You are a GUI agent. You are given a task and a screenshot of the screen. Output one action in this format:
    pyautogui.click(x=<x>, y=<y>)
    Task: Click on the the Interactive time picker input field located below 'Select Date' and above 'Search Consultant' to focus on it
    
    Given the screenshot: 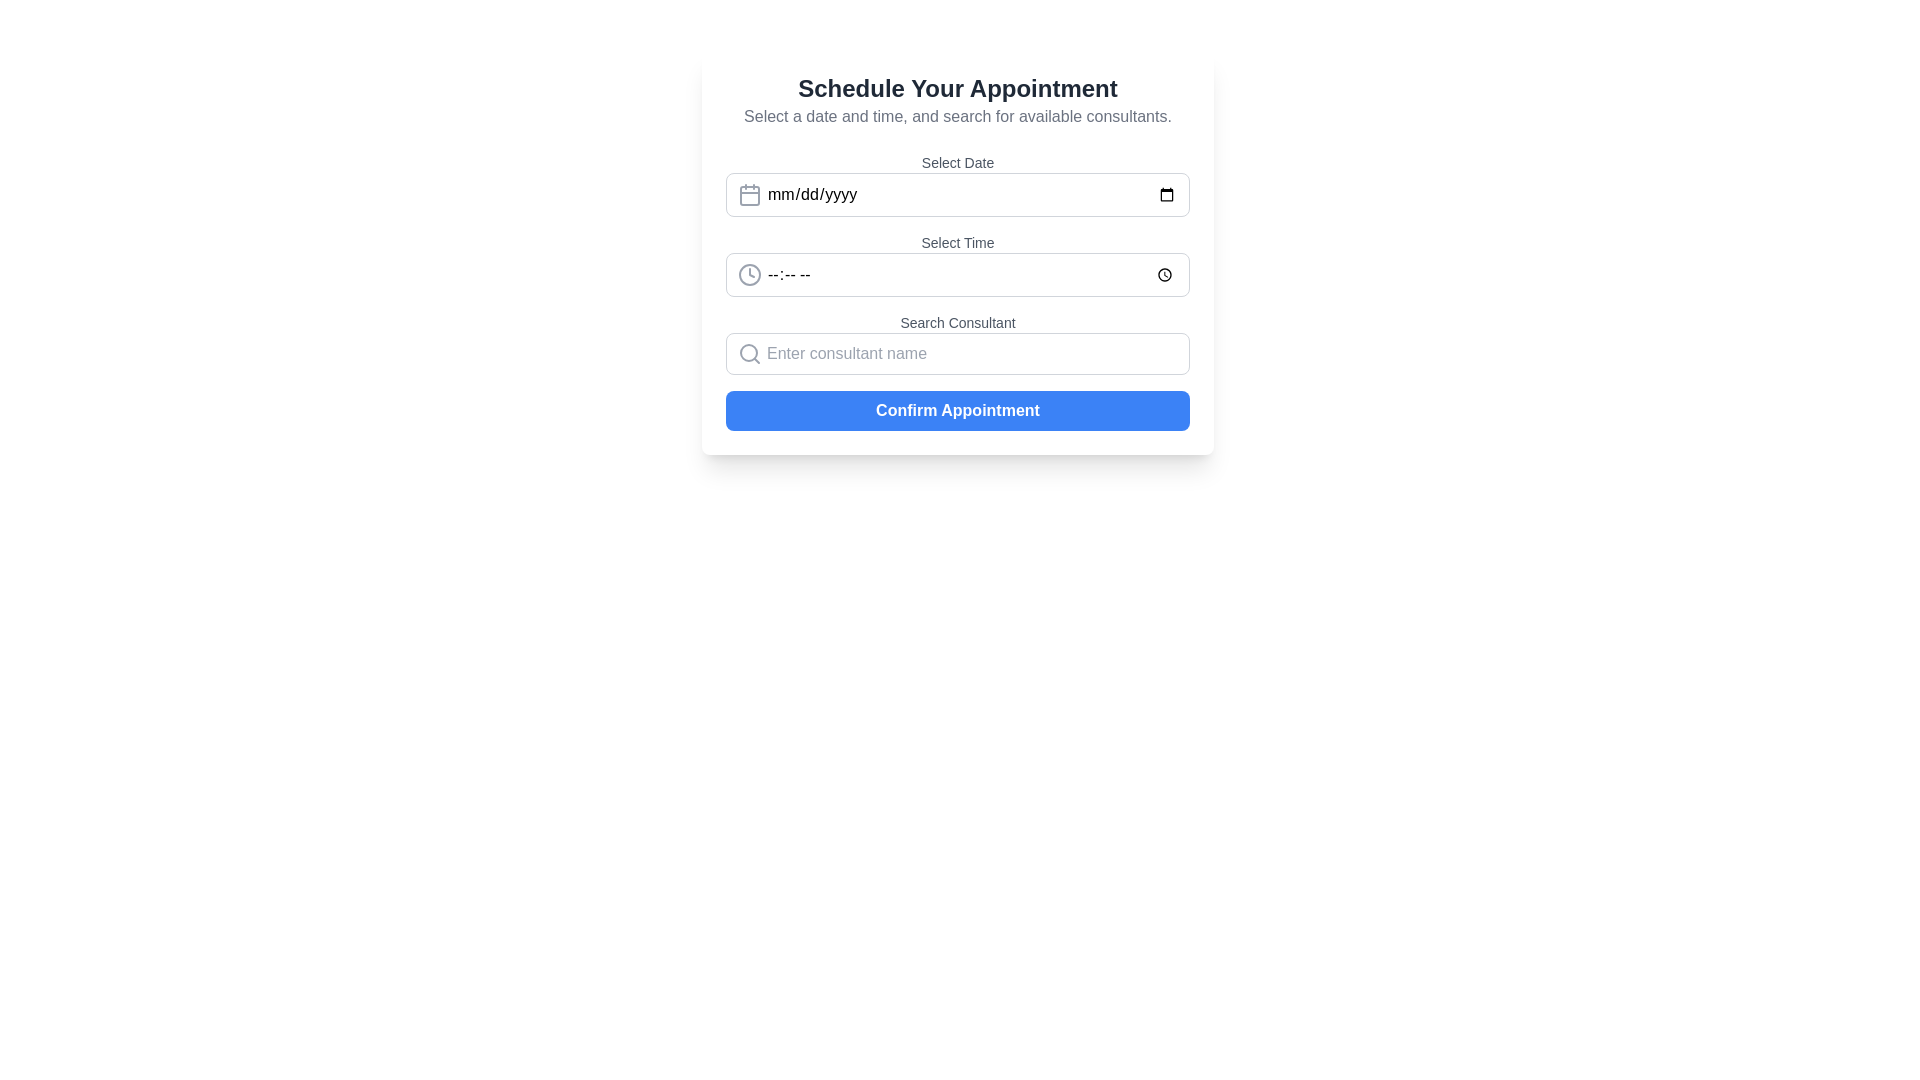 What is the action you would take?
    pyautogui.click(x=957, y=264)
    